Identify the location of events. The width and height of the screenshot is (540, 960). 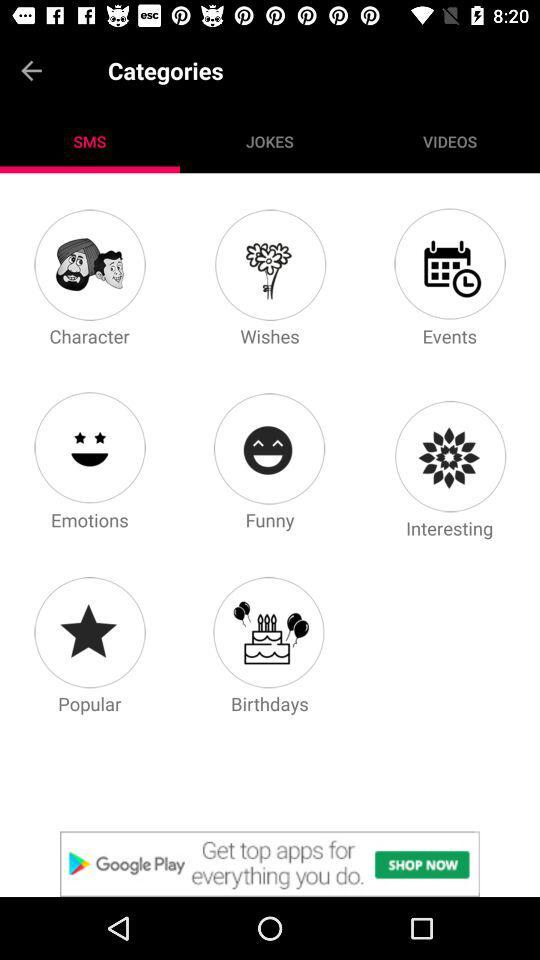
(449, 263).